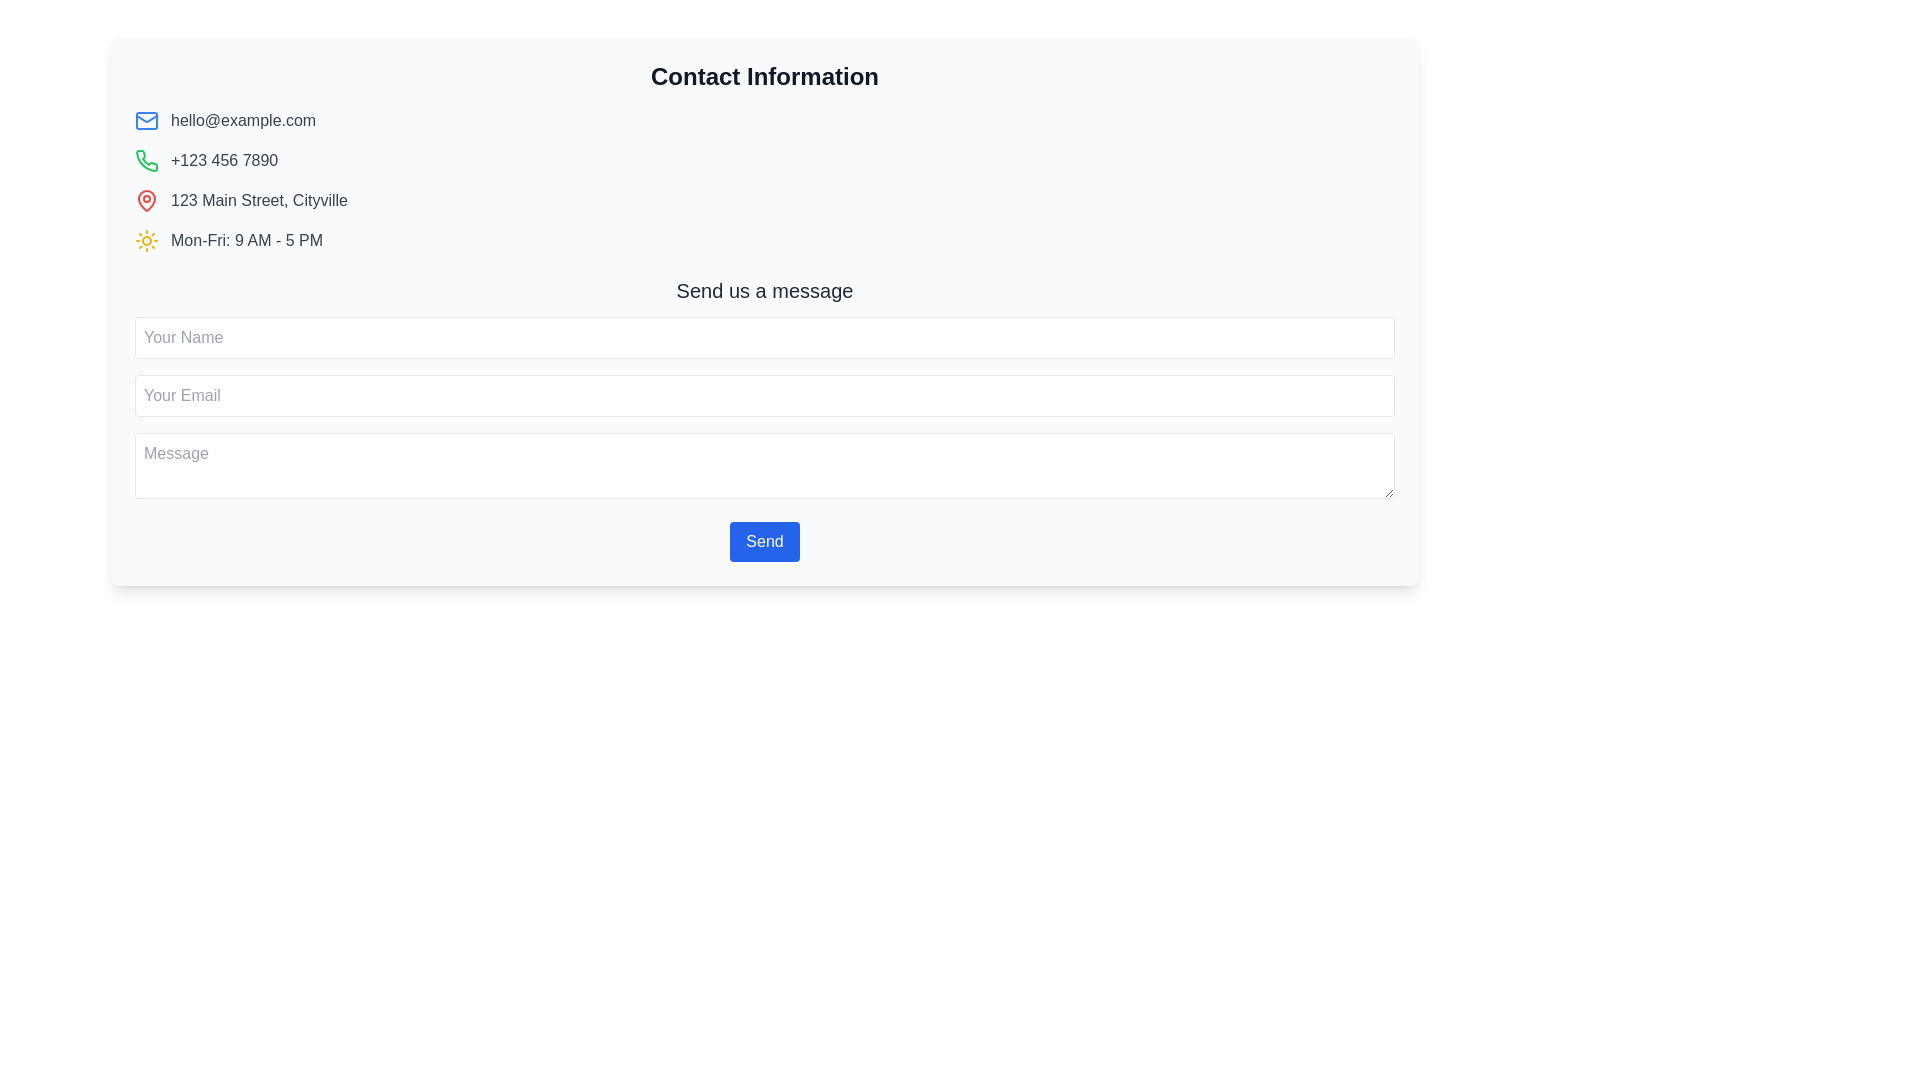 This screenshot has height=1080, width=1920. I want to click on the text label displaying the contact phone number, which is located immediately to the right of the phone icon and below the email address in the contact information list, so click(224, 160).